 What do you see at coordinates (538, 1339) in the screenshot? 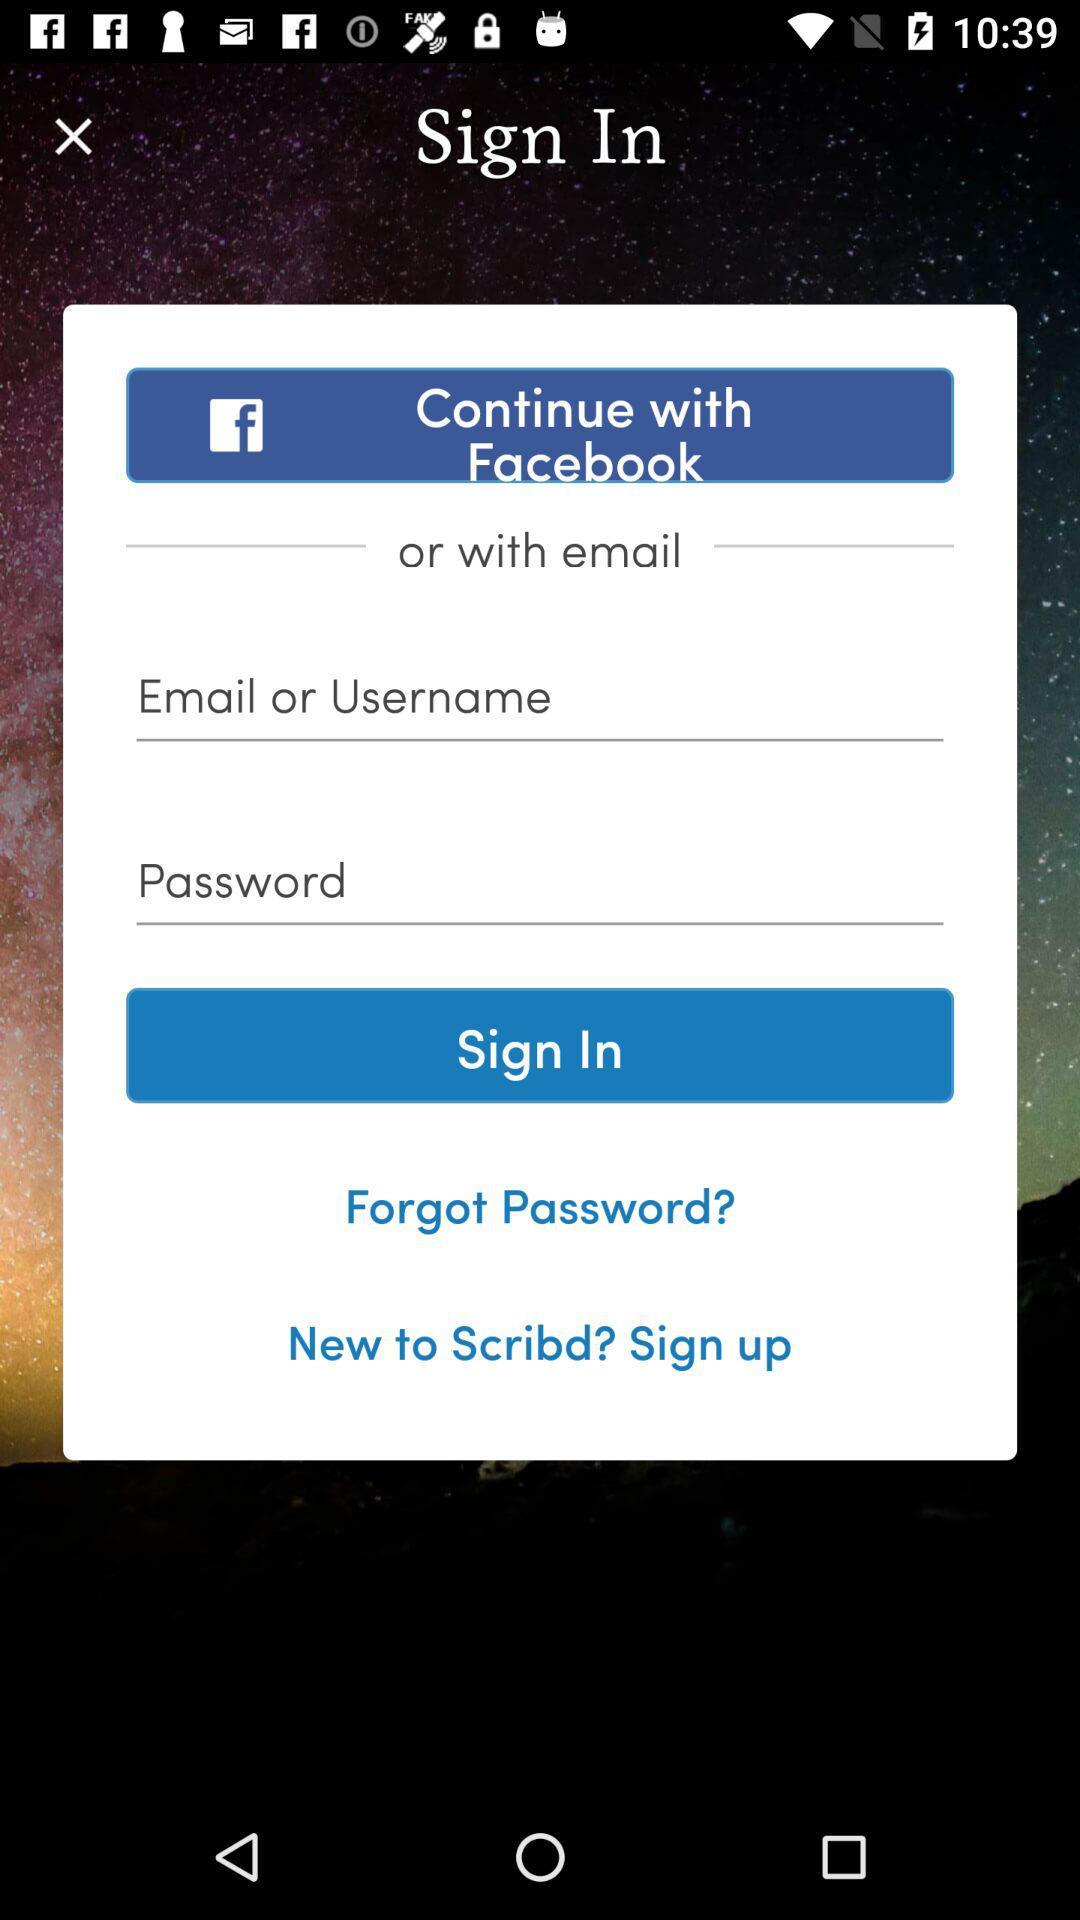
I see `the new to scribd` at bounding box center [538, 1339].